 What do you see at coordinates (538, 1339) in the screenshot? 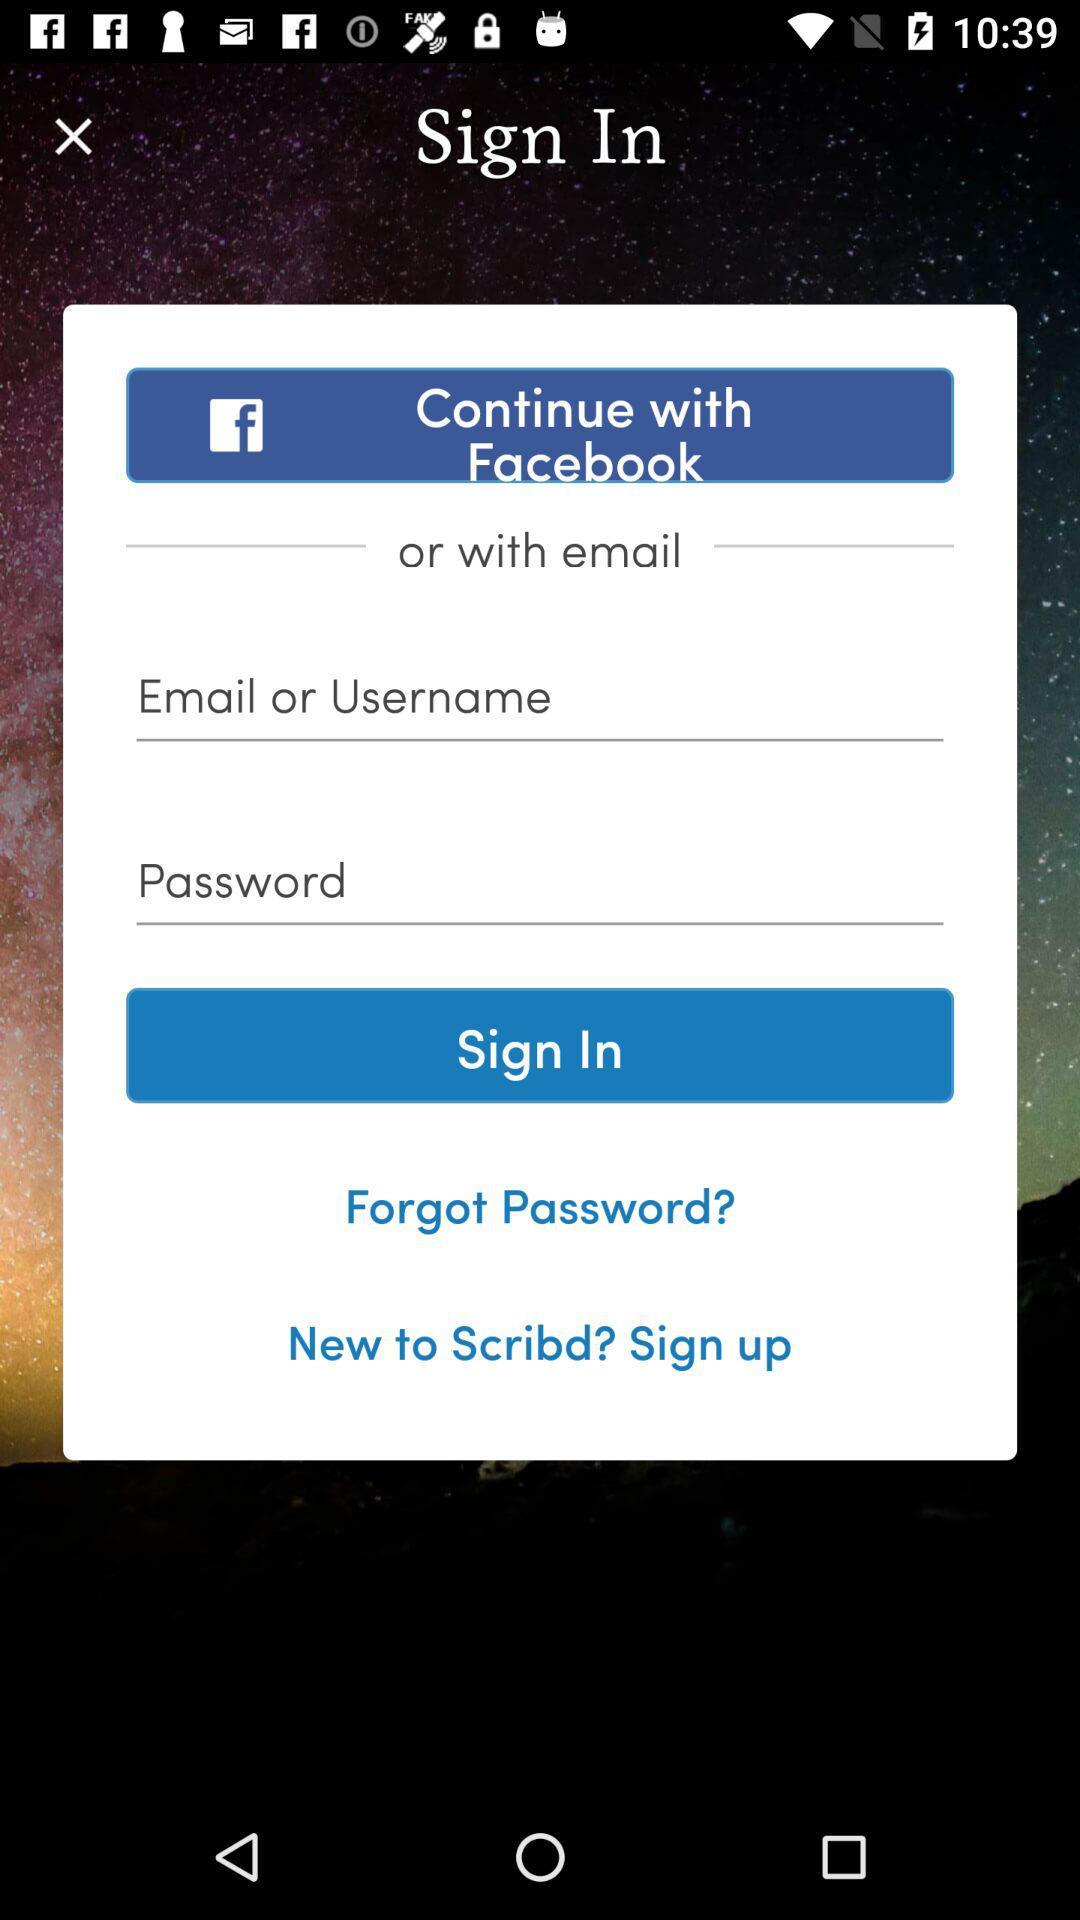
I see `the new to scribd` at bounding box center [538, 1339].